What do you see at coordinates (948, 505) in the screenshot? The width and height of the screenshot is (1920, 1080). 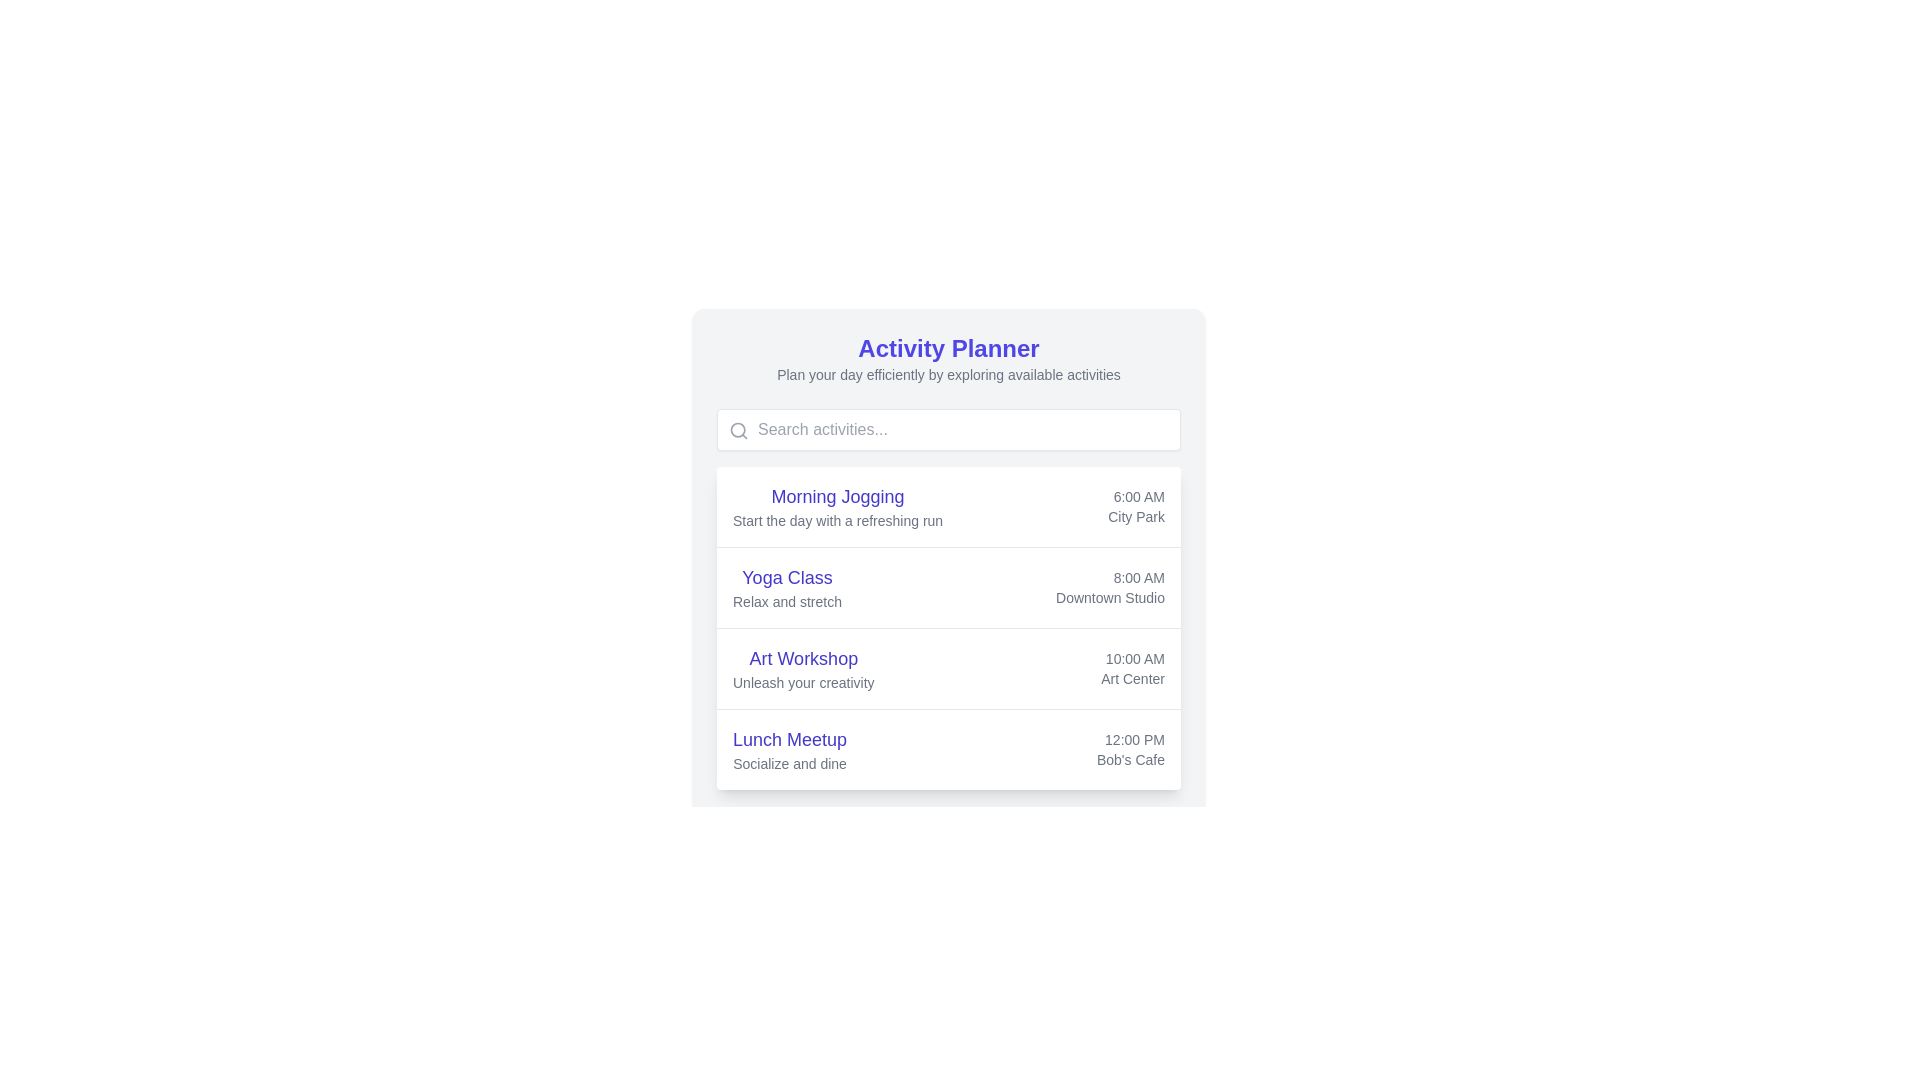 I see `information from the first list item in the Activity Planner that displays the activity title 'Morning Jogging', subtitle 'Start the day with a refreshing run', and details '6:00 AM' and 'City Park'` at bounding box center [948, 505].